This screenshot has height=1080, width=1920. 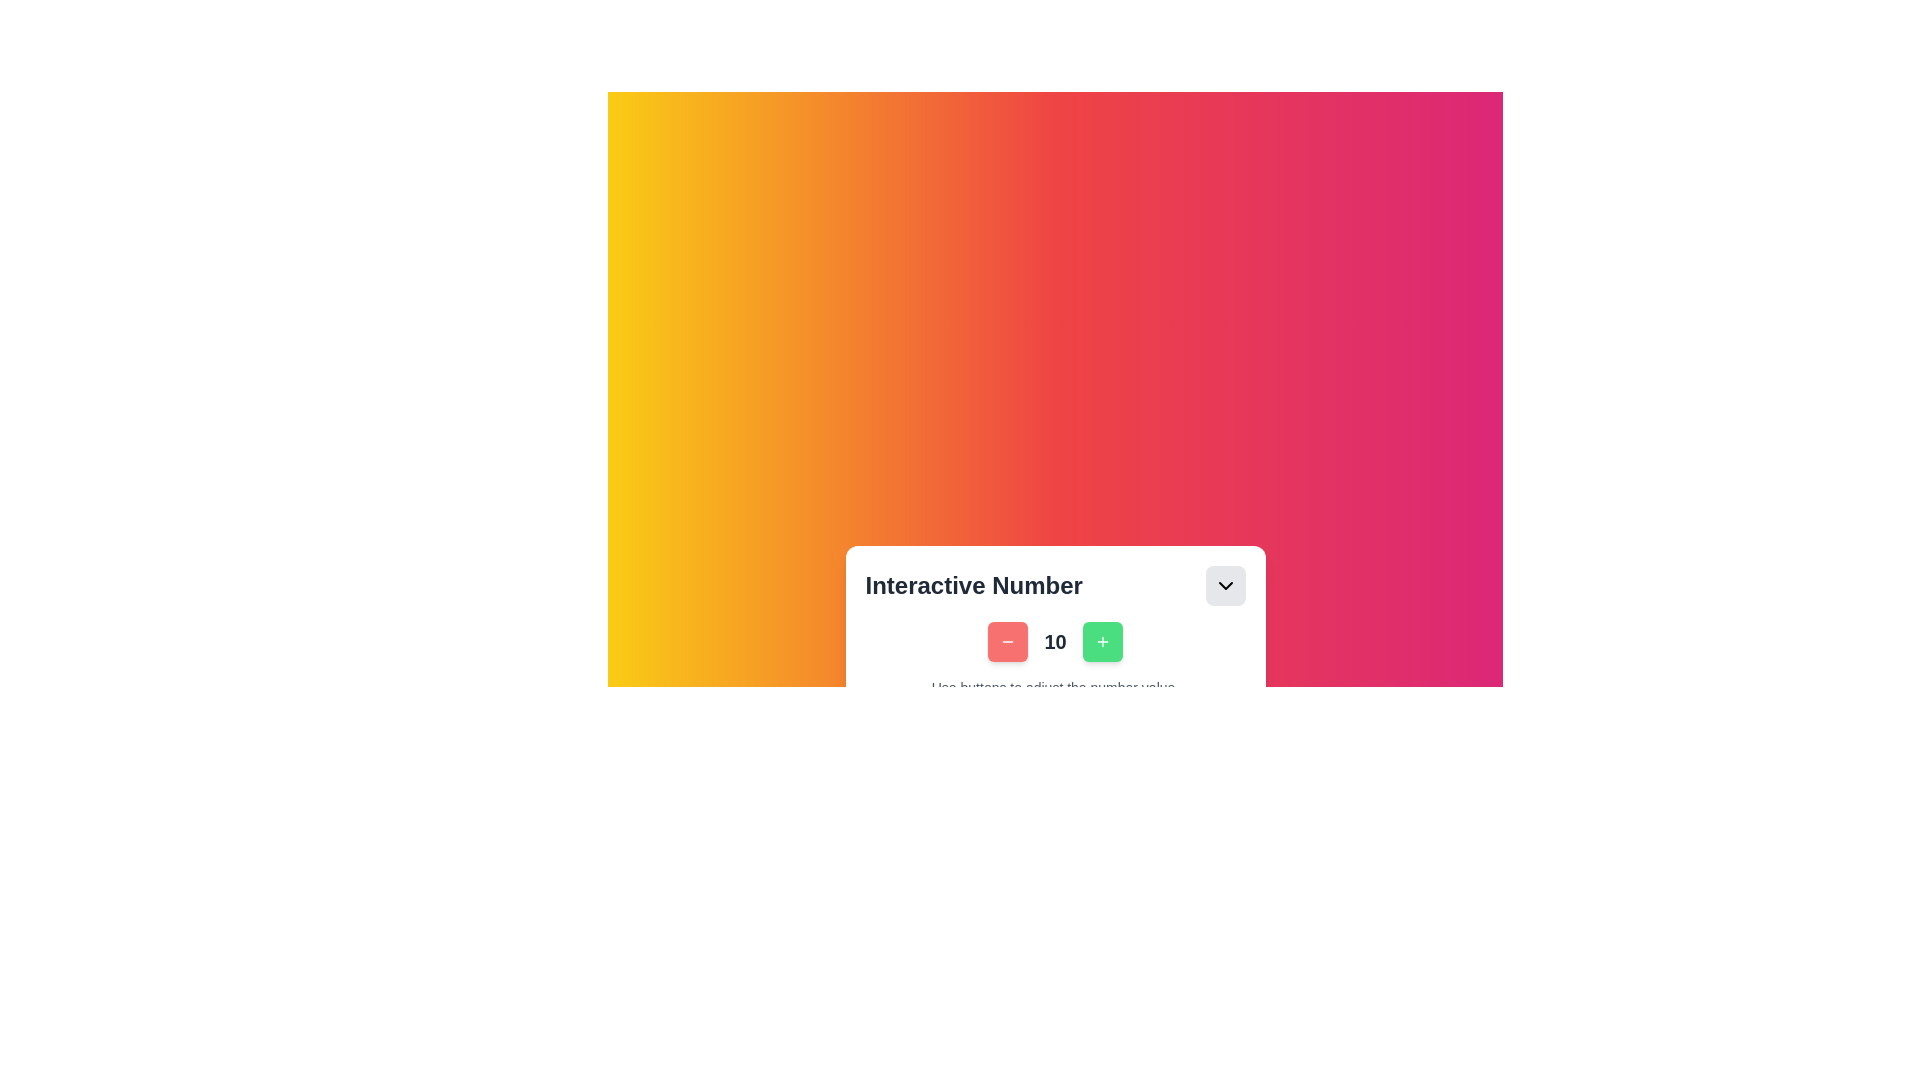 What do you see at coordinates (1224, 585) in the screenshot?
I see `the chevron icon located in the top-right corner of the 'Interactive Number' card` at bounding box center [1224, 585].